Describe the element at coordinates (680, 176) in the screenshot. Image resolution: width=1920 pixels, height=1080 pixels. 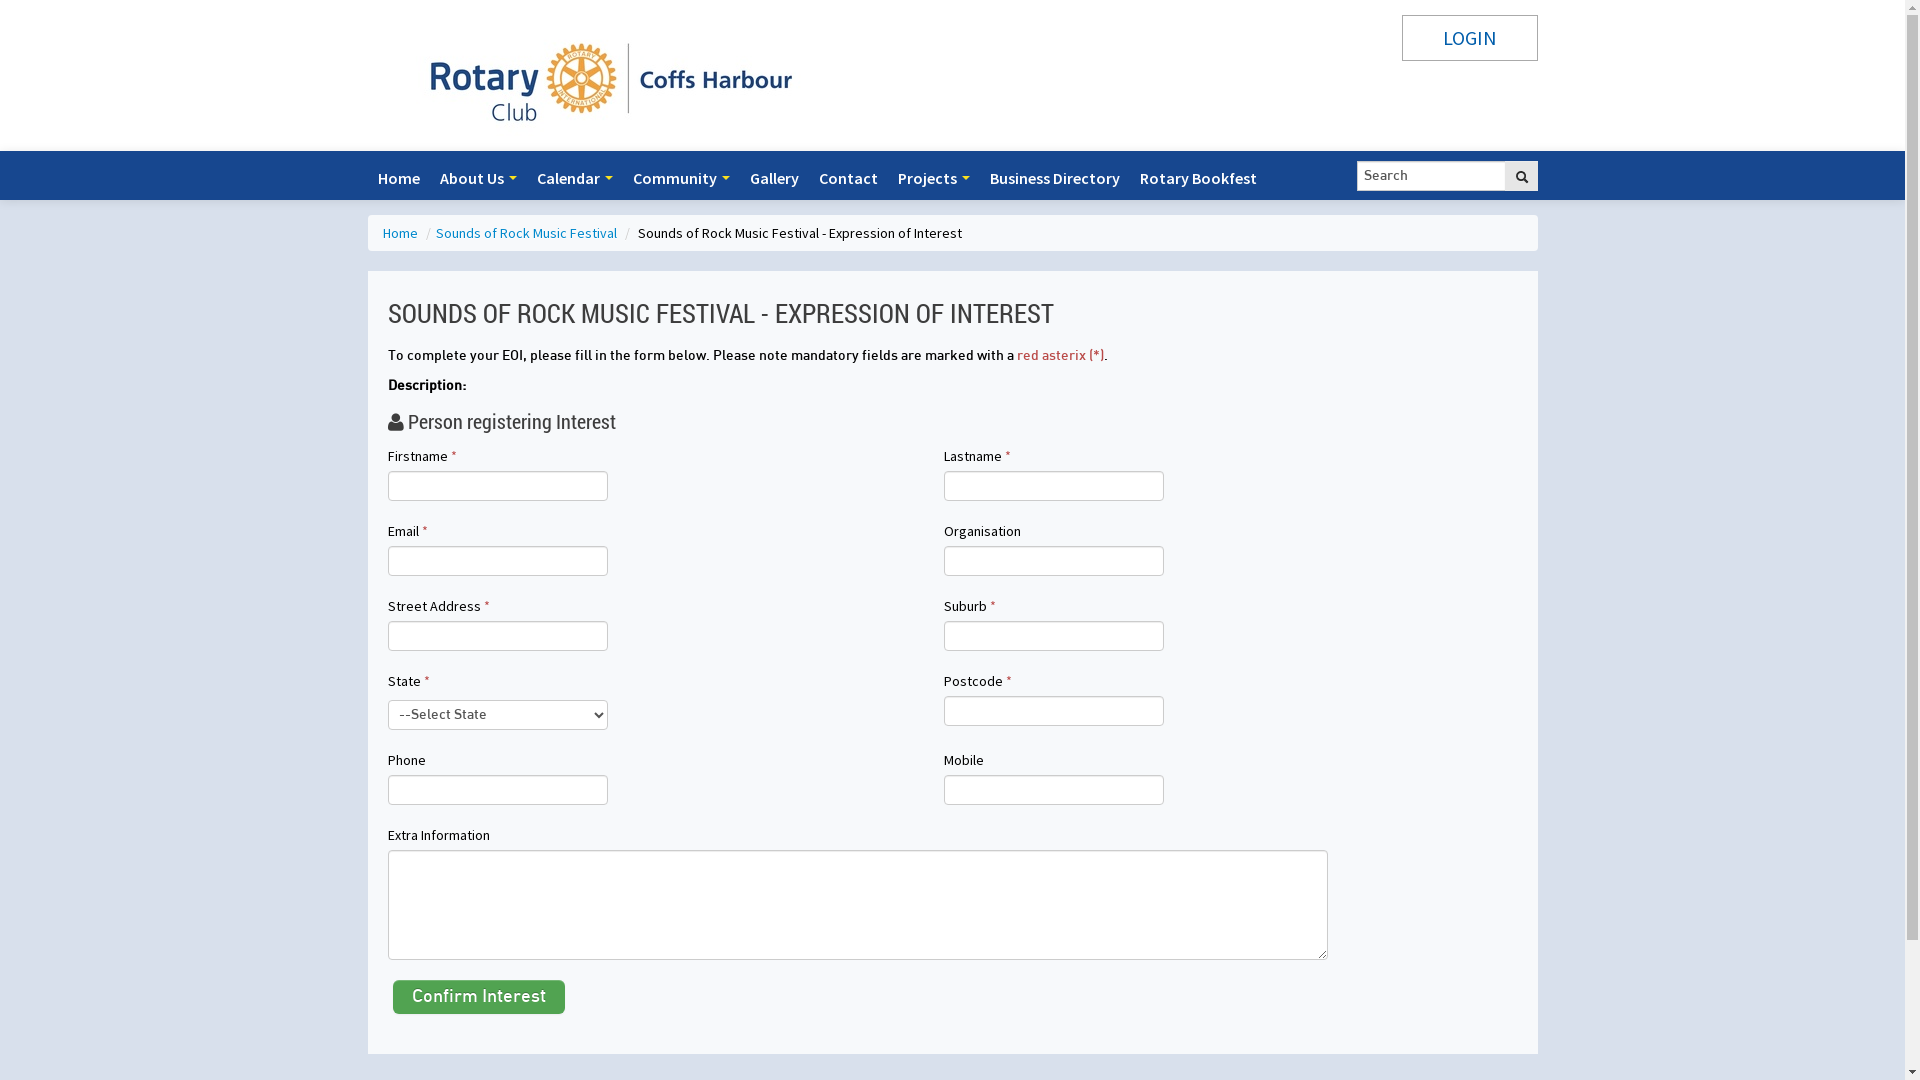
I see `'Community'` at that location.